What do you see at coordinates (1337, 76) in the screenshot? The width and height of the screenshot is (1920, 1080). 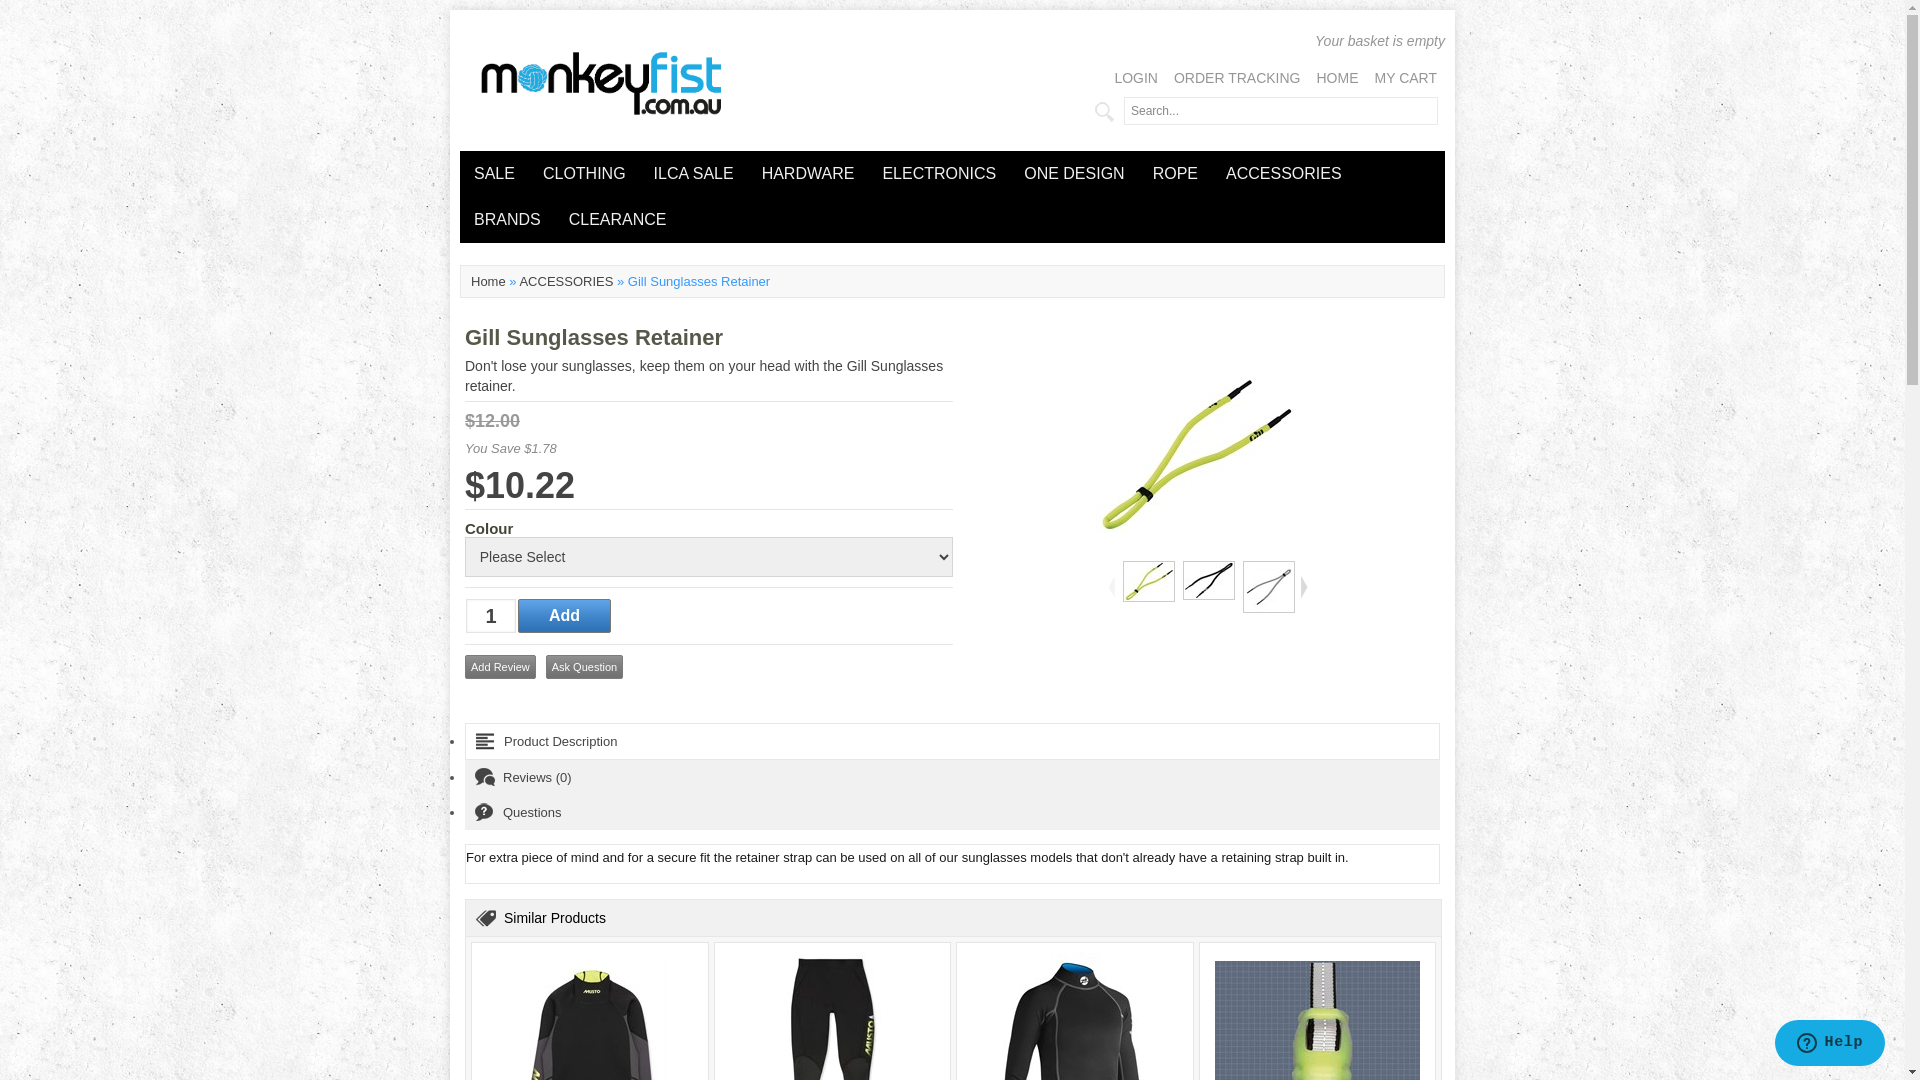 I see `'HOME'` at bounding box center [1337, 76].